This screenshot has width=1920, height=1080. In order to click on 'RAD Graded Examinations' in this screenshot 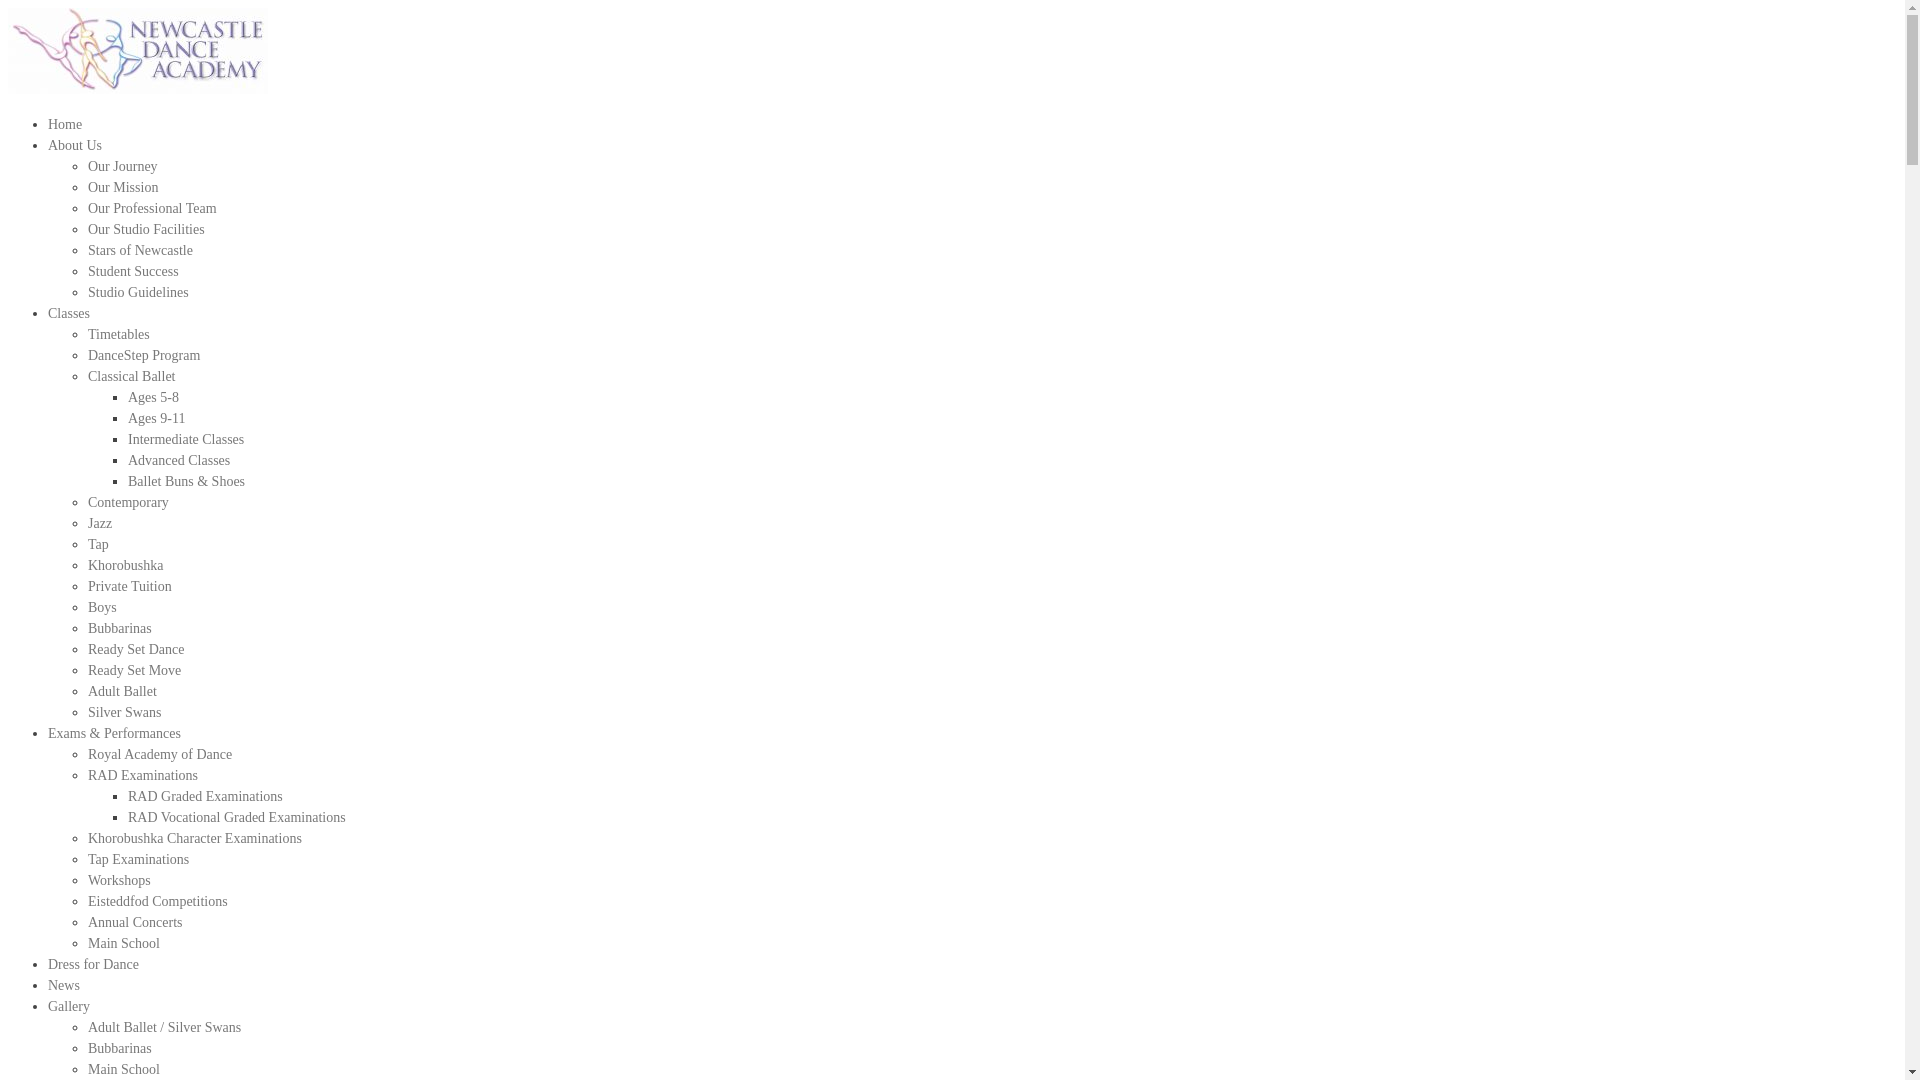, I will do `click(205, 795)`.